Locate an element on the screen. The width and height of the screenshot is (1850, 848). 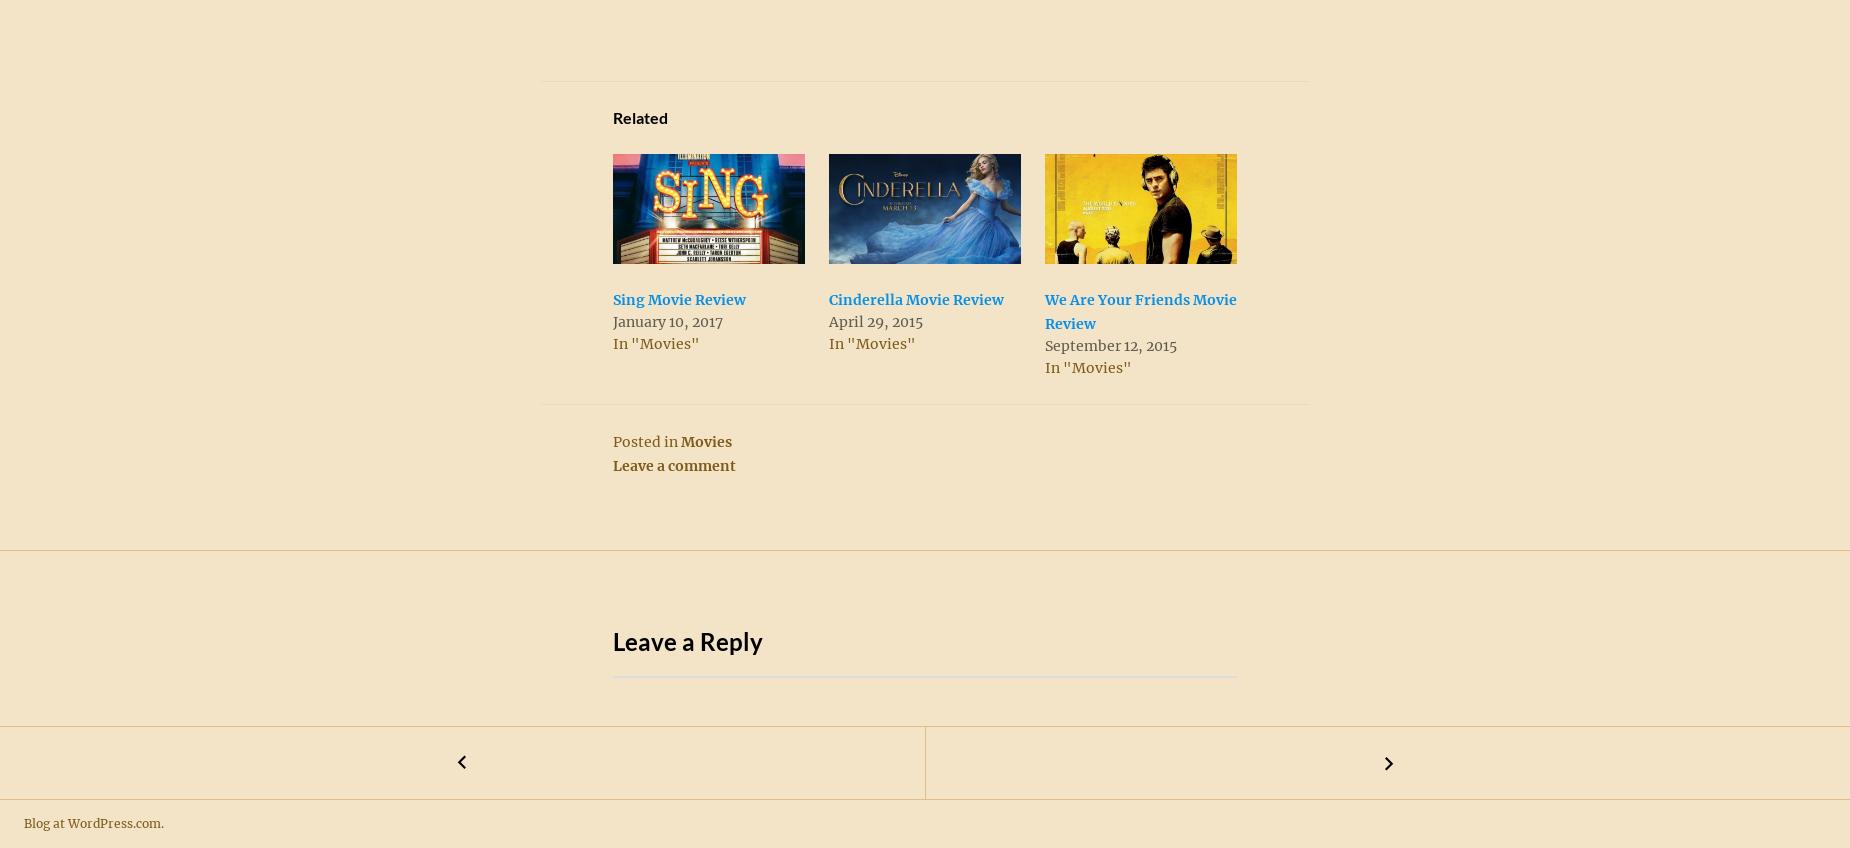
'Posted in' is located at coordinates (646, 440).